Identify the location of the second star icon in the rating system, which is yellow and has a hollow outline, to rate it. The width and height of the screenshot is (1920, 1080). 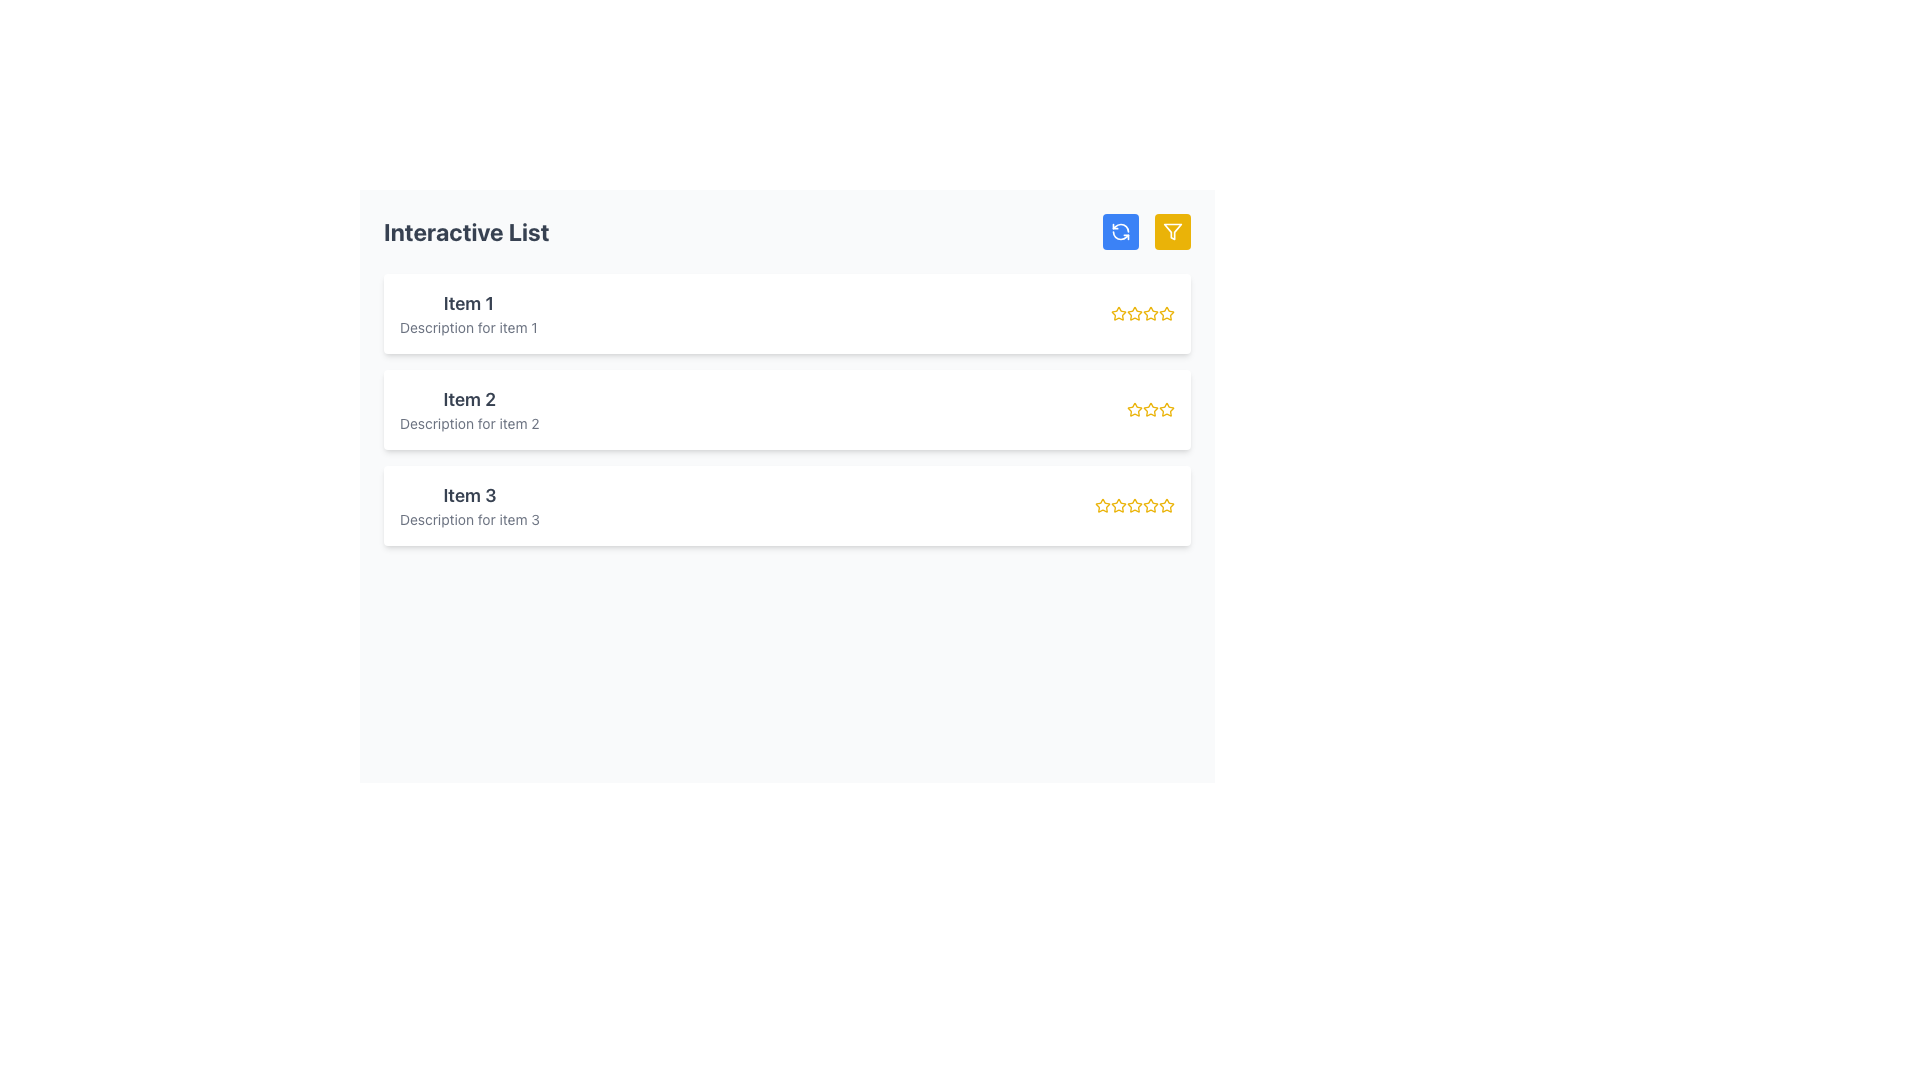
(1134, 313).